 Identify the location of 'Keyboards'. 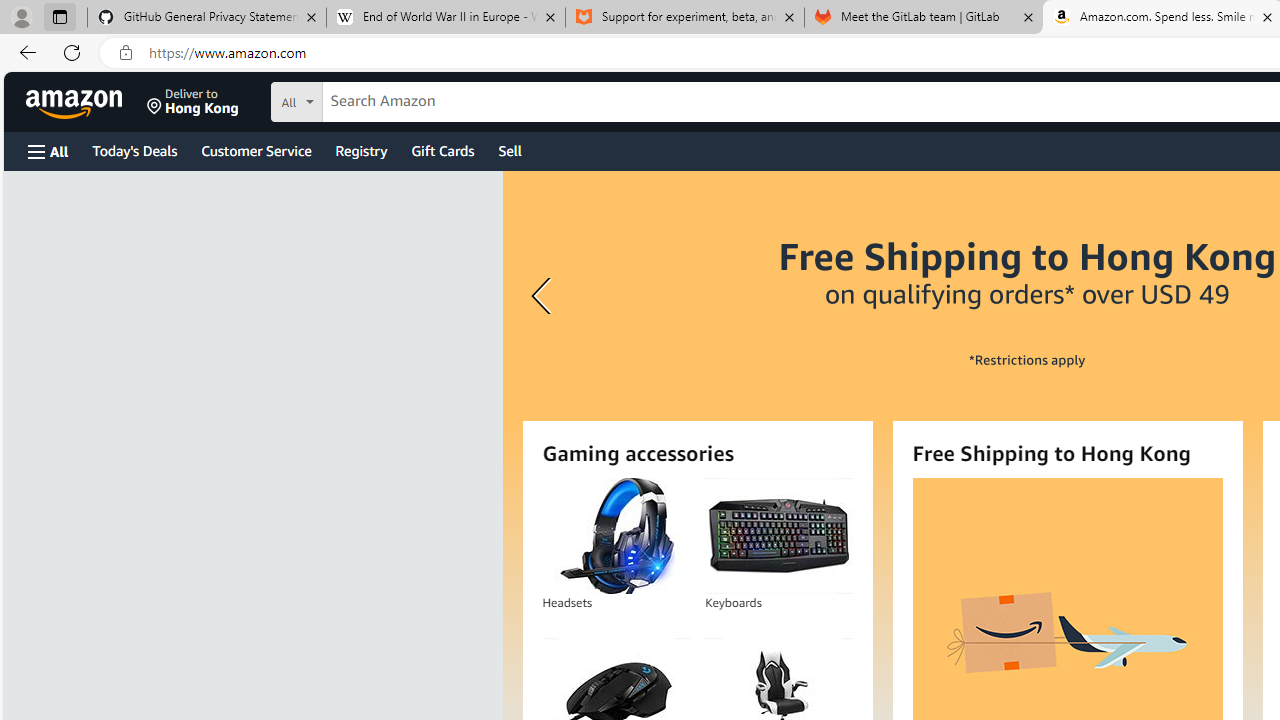
(777, 535).